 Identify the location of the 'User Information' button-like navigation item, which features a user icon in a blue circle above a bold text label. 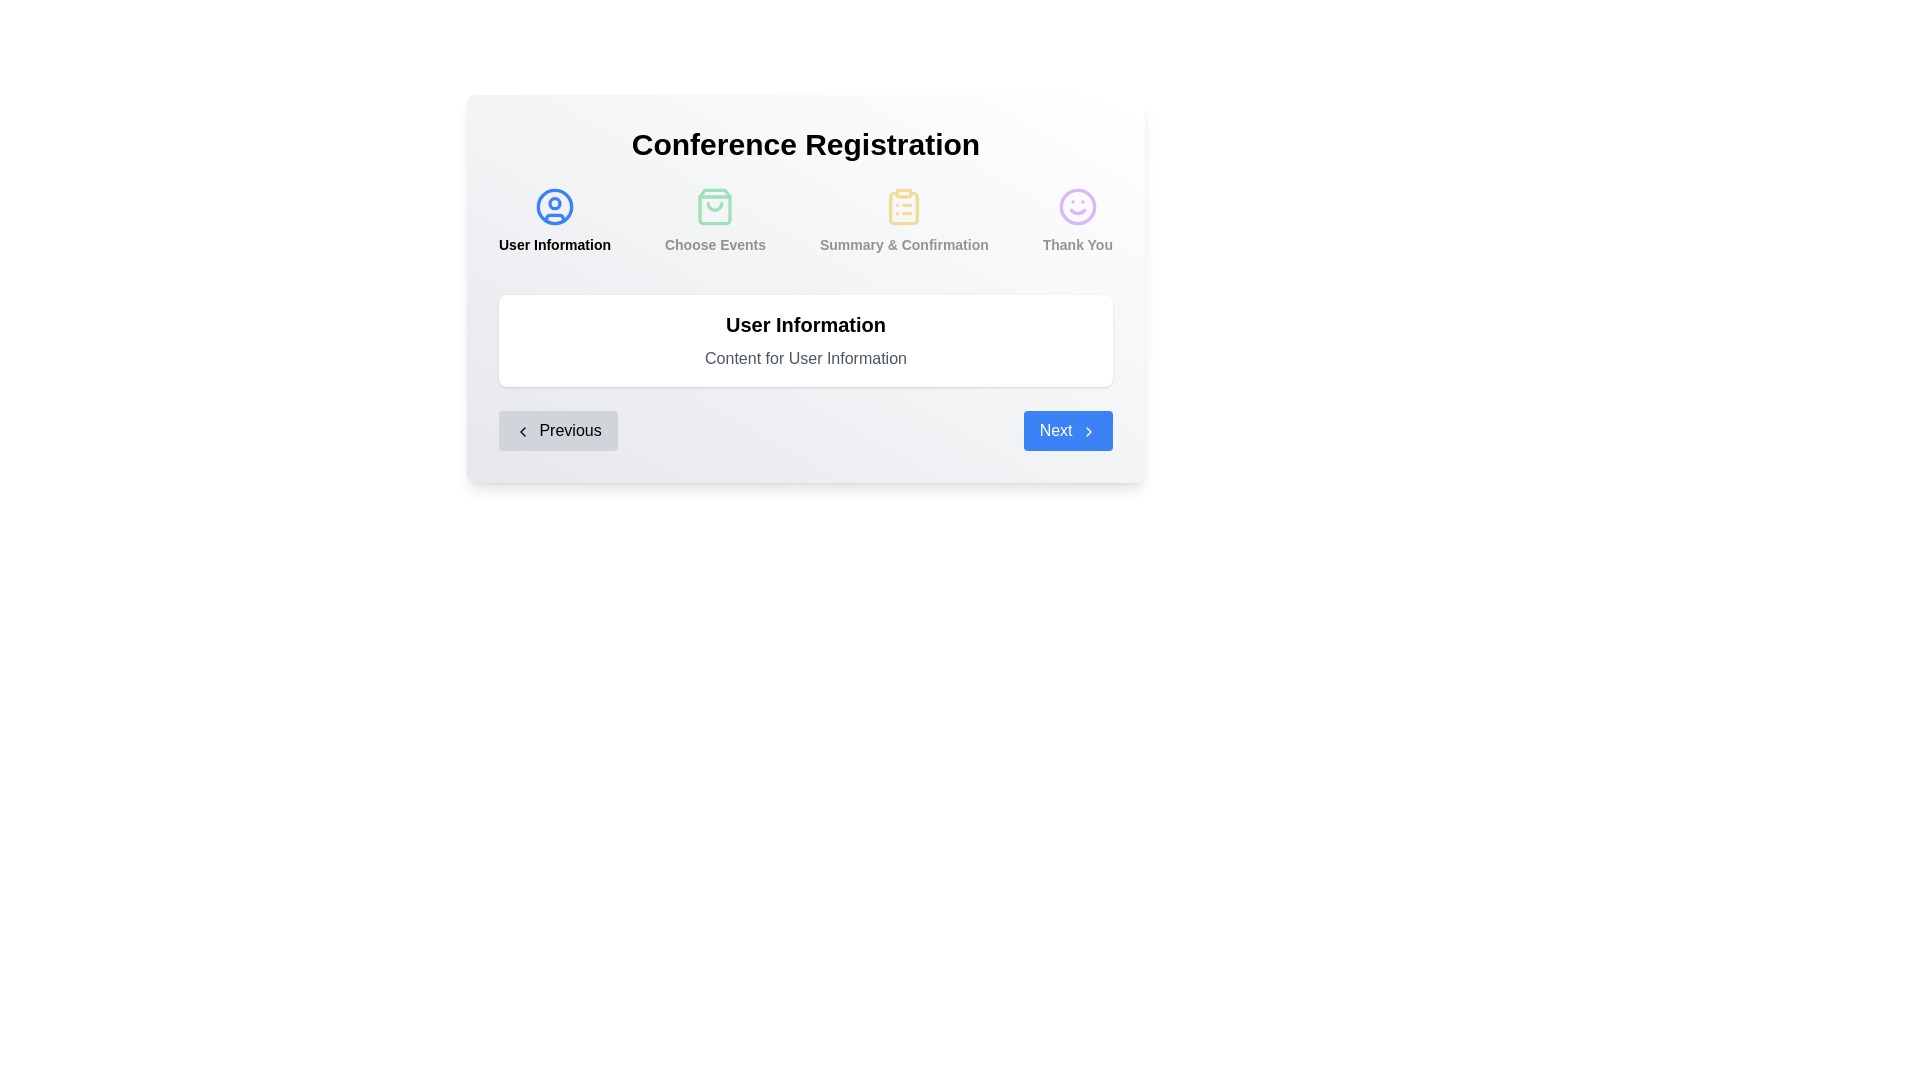
(555, 220).